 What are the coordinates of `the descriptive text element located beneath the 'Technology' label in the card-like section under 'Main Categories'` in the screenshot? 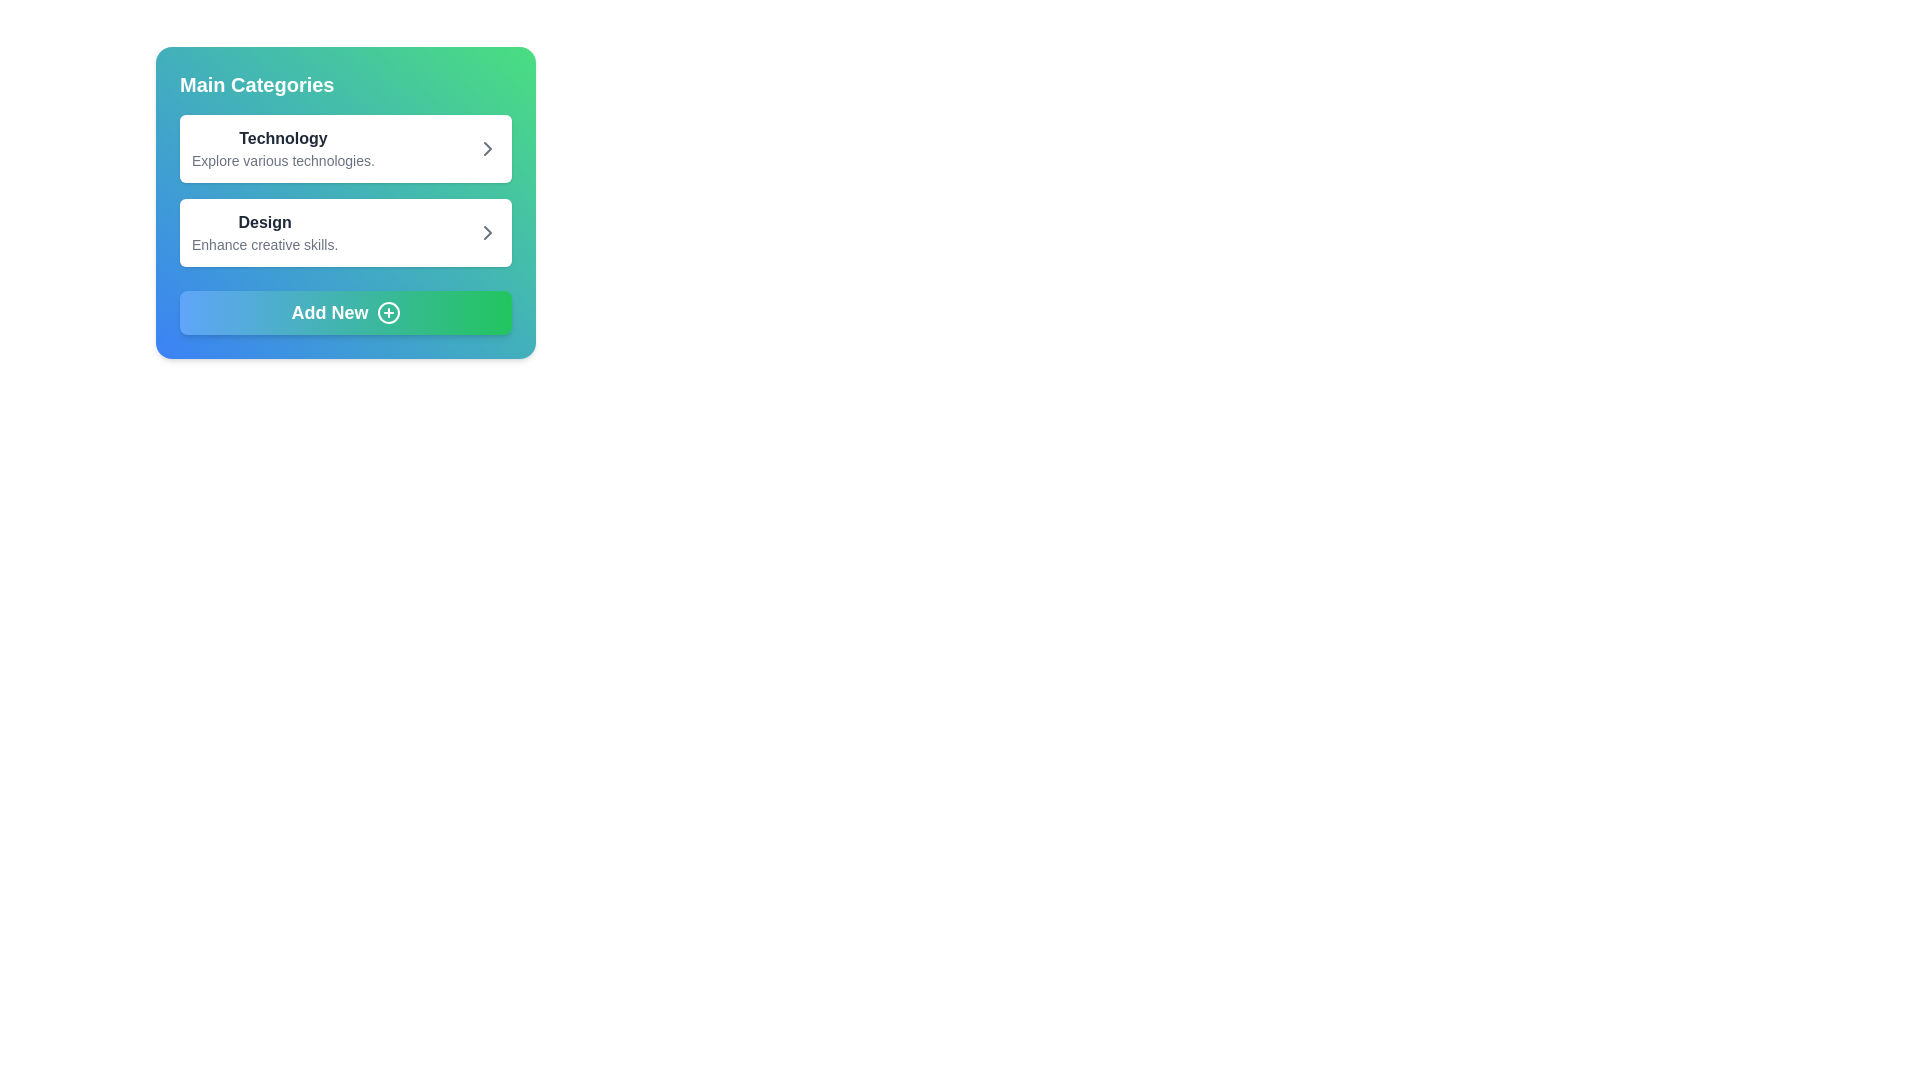 It's located at (282, 160).